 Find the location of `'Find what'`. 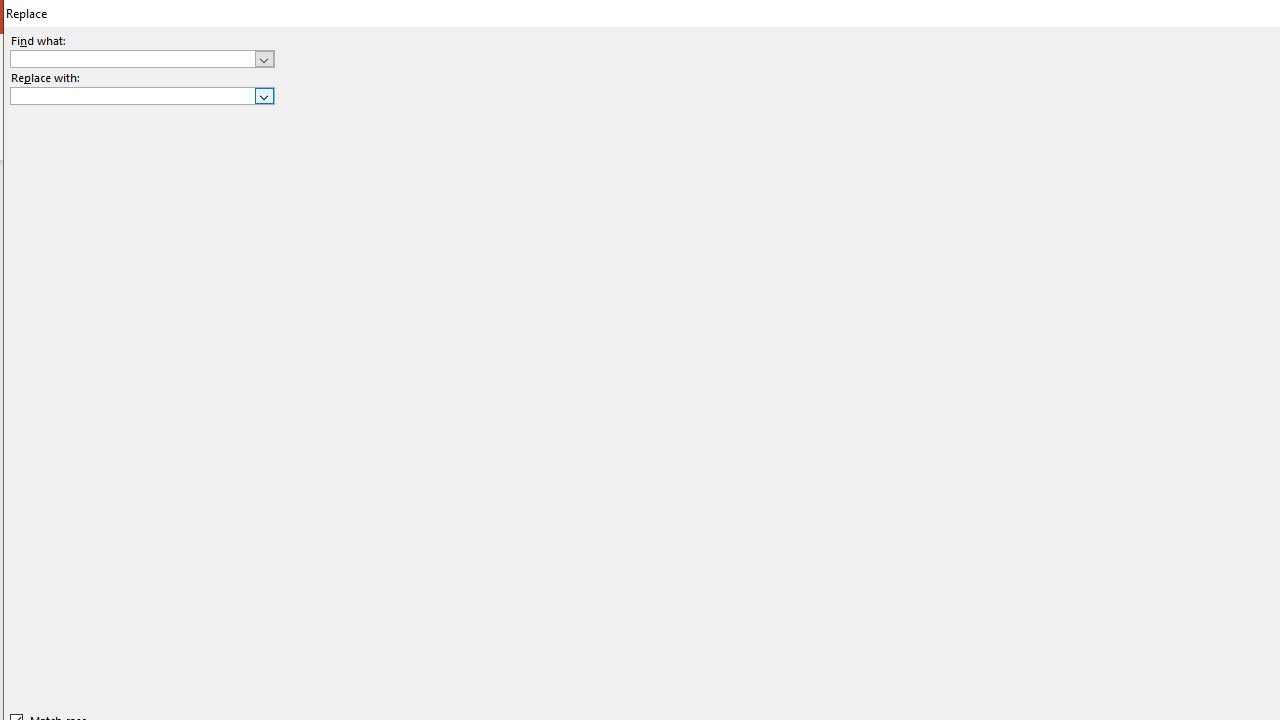

'Find what' is located at coordinates (132, 58).